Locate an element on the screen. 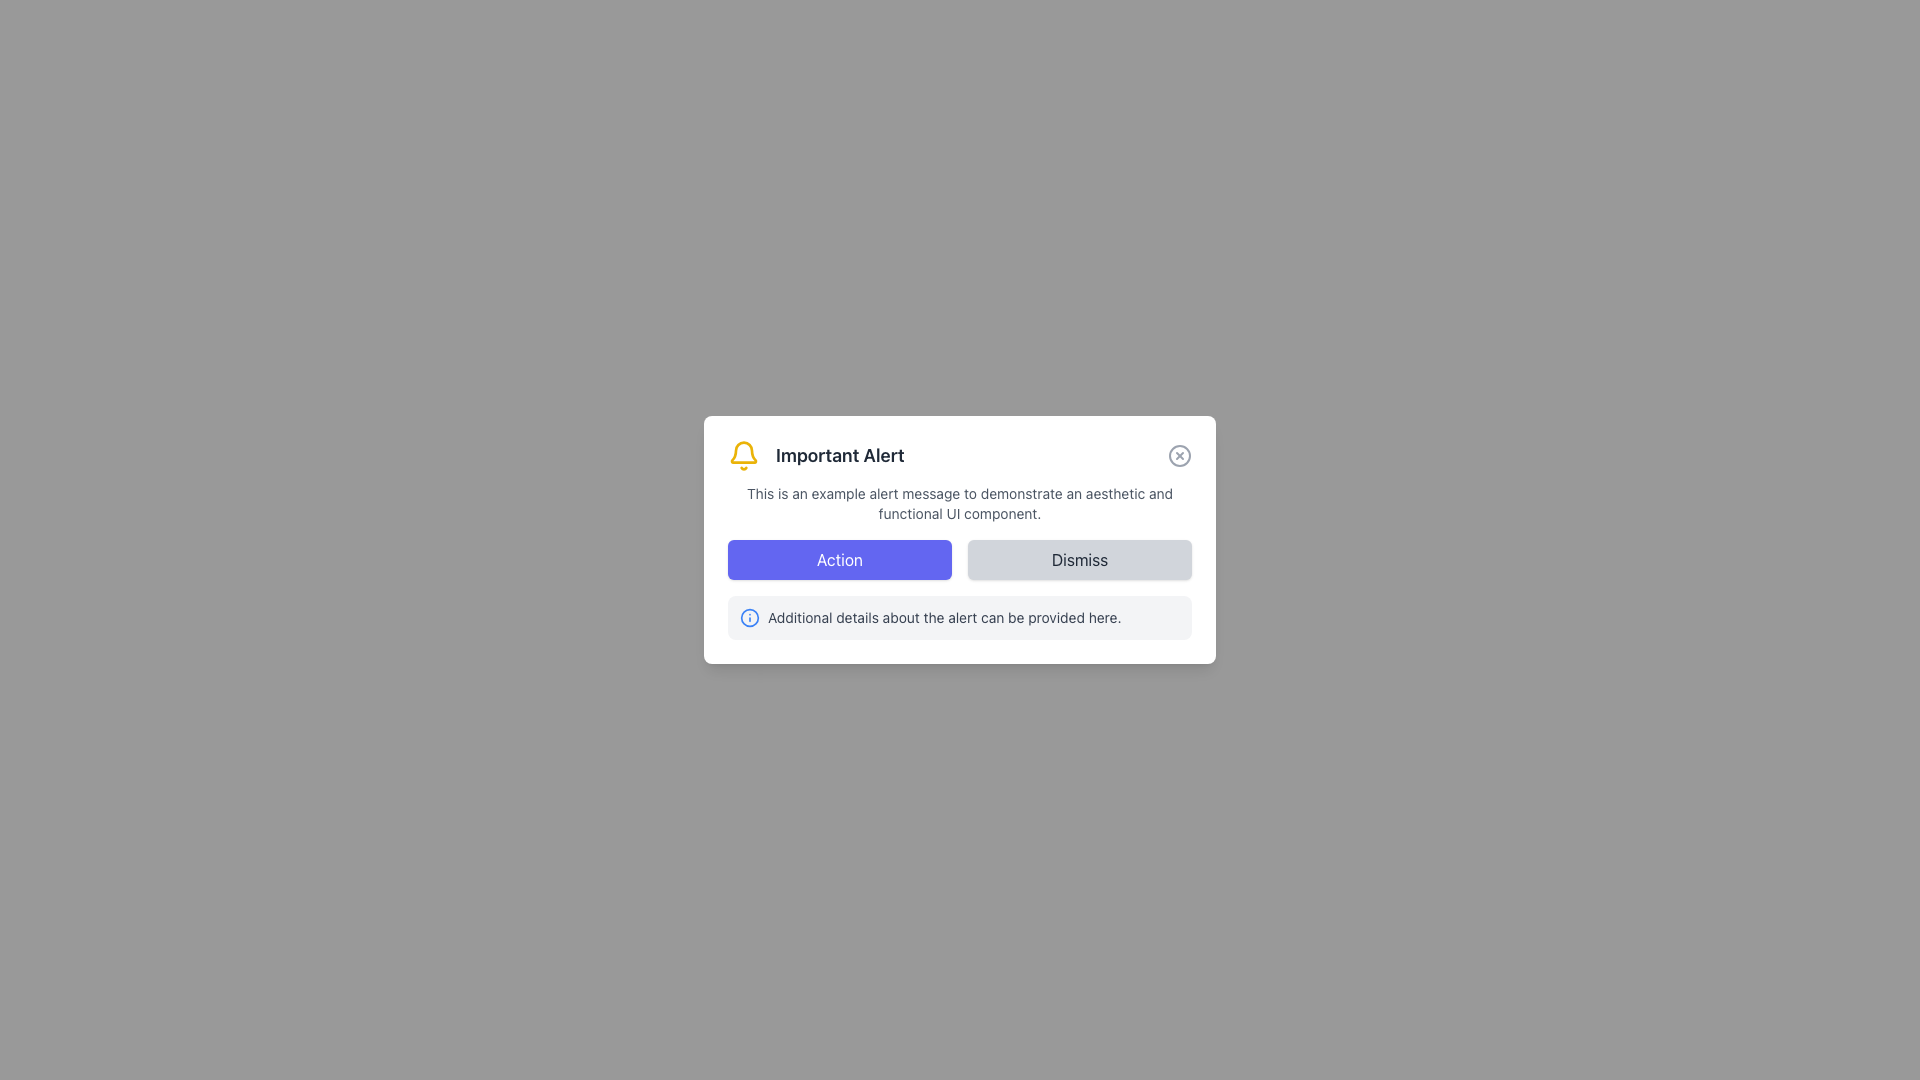  the dismiss button located in the top-right corner of the 'Important Alert' dialog box is located at coordinates (1180, 455).